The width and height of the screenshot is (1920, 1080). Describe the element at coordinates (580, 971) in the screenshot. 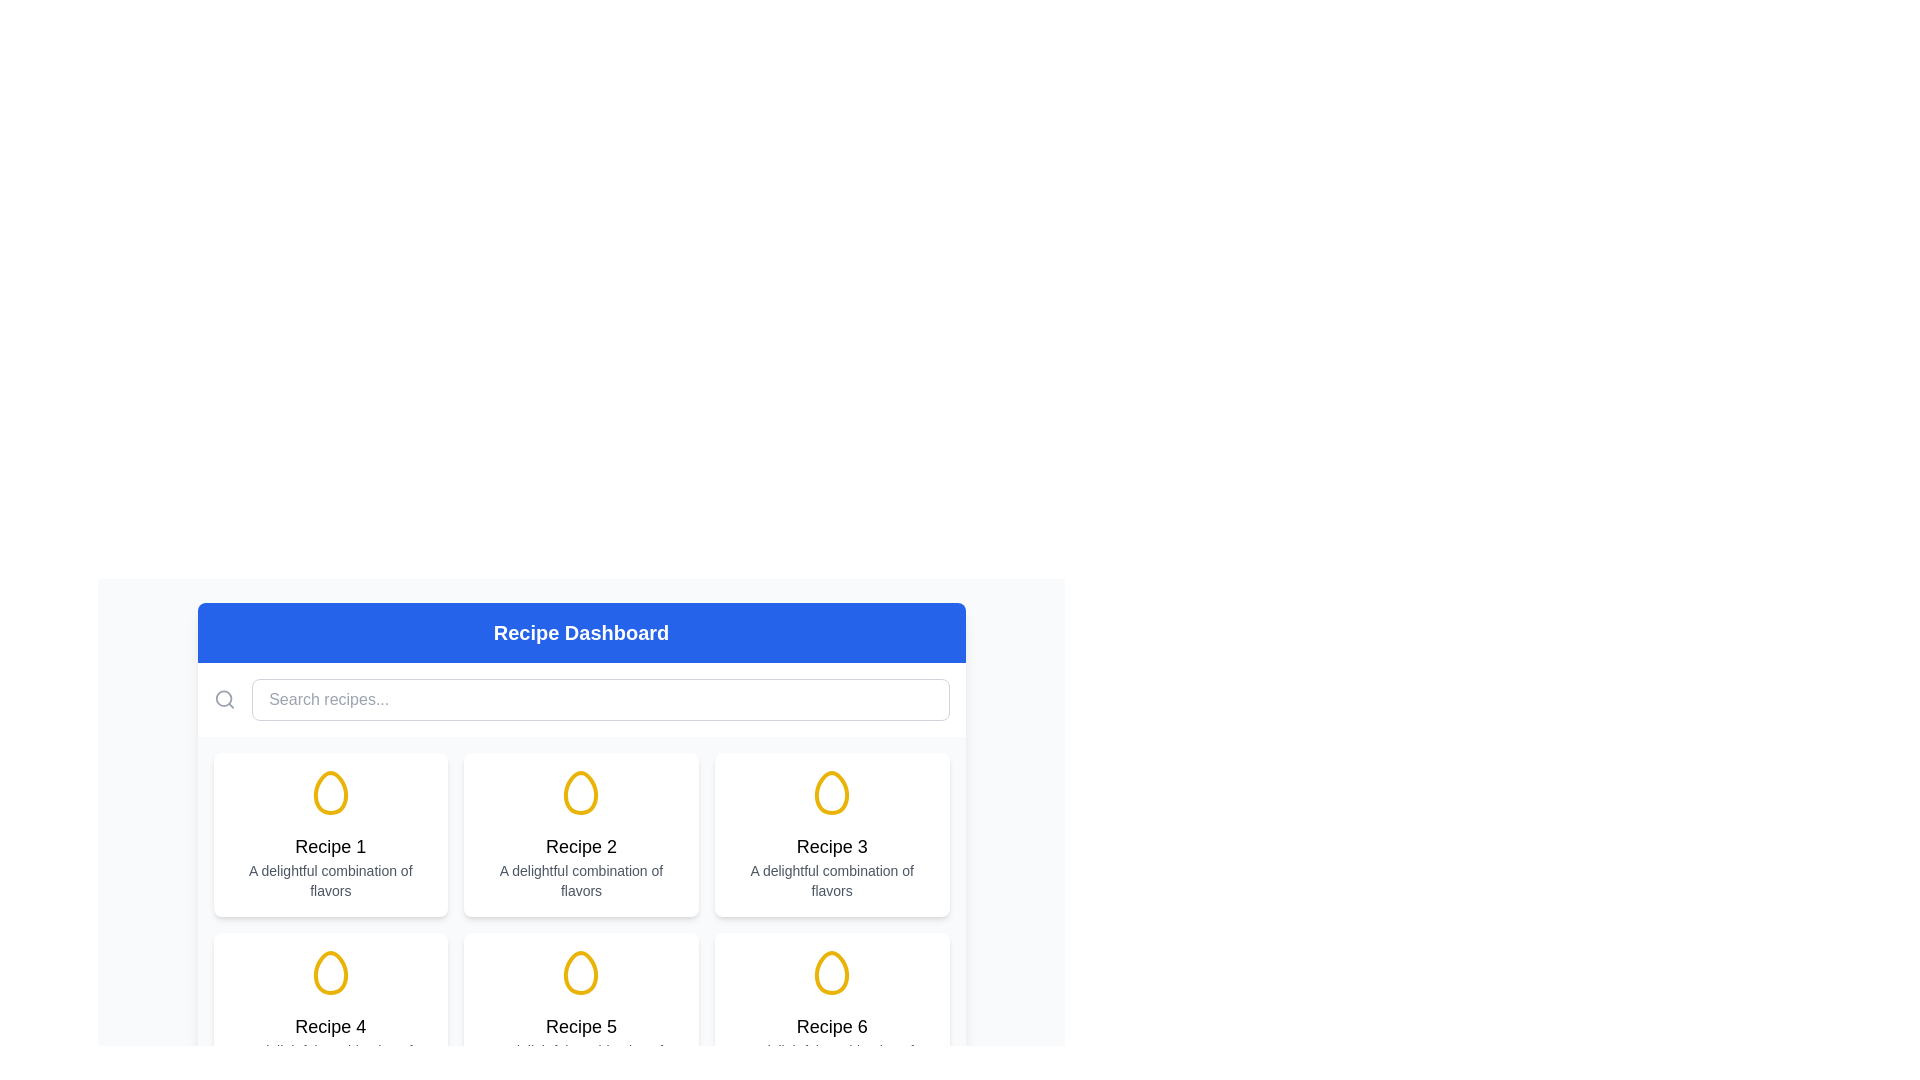

I see `the stylized egg-shaped icon filled with golden yellow color located within the card layout under the heading 'Recipe 5'` at that location.